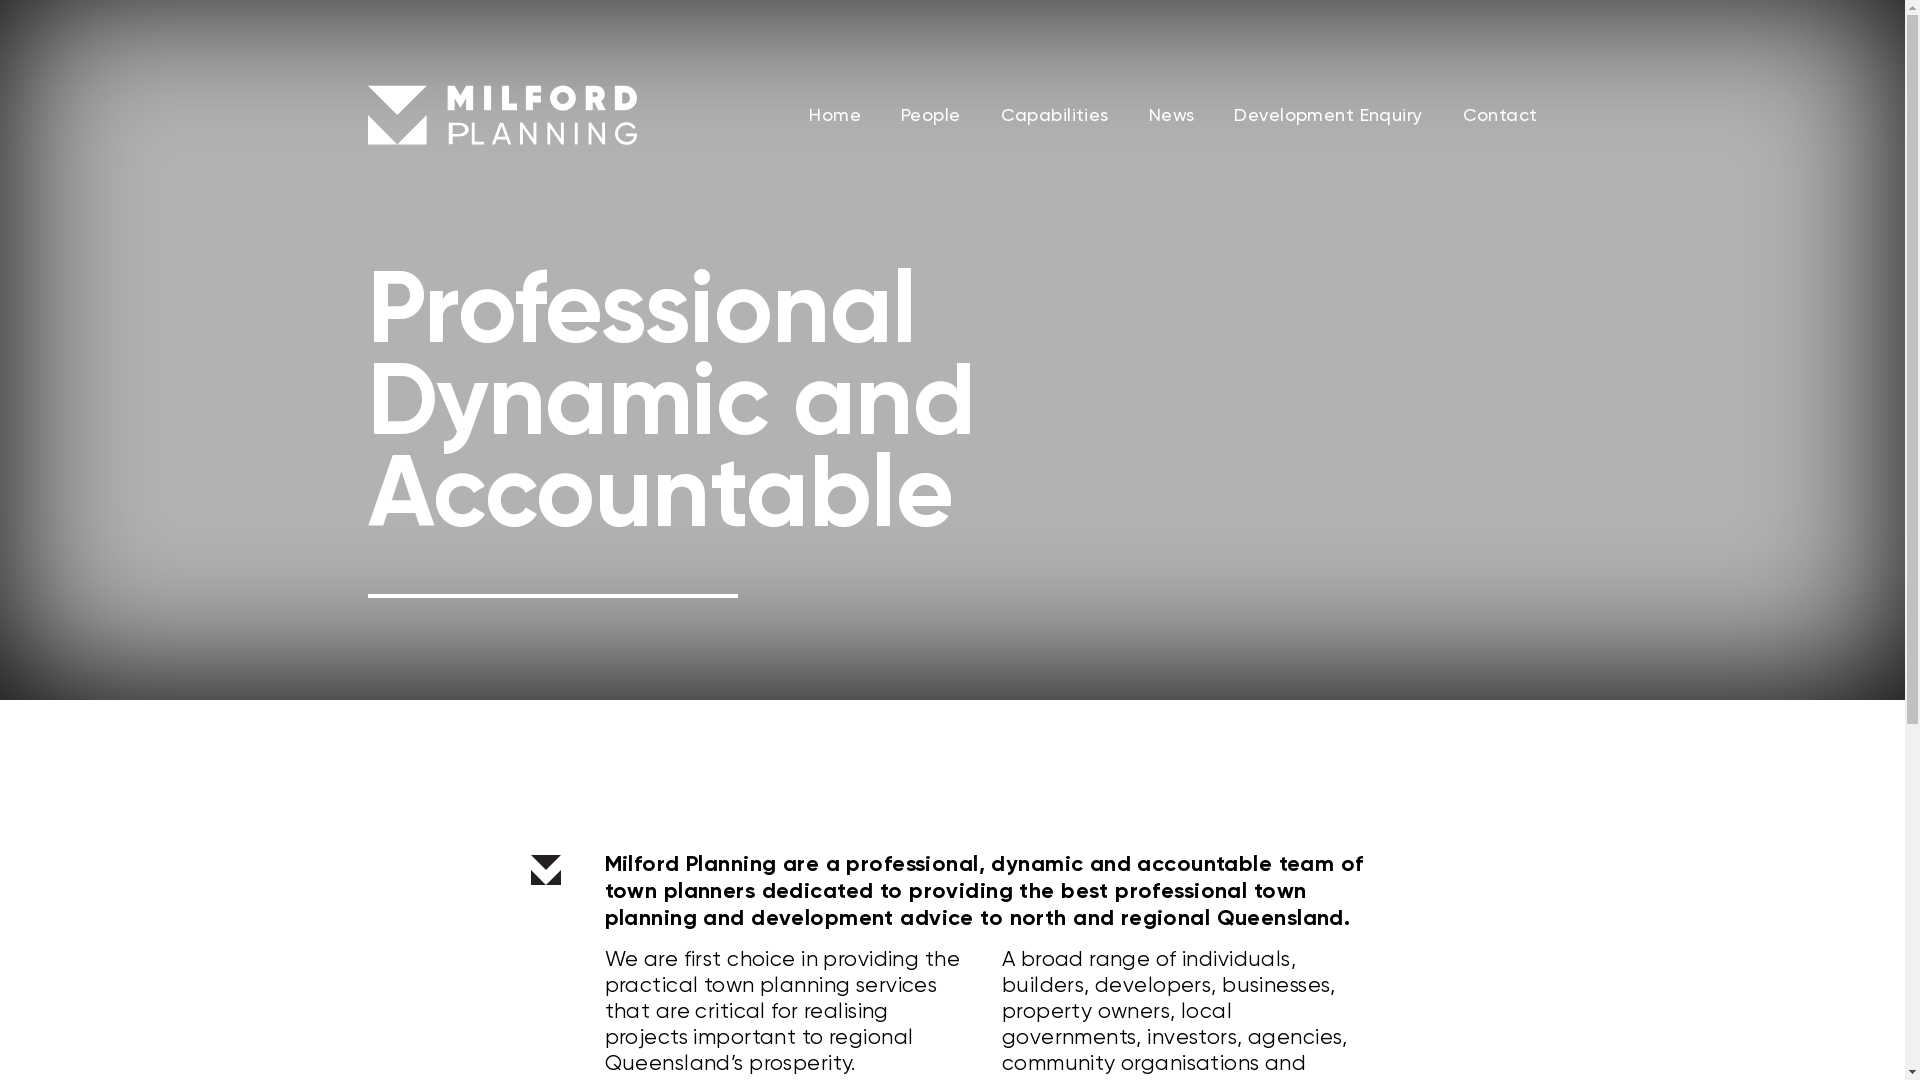  I want to click on 'People', so click(930, 115).